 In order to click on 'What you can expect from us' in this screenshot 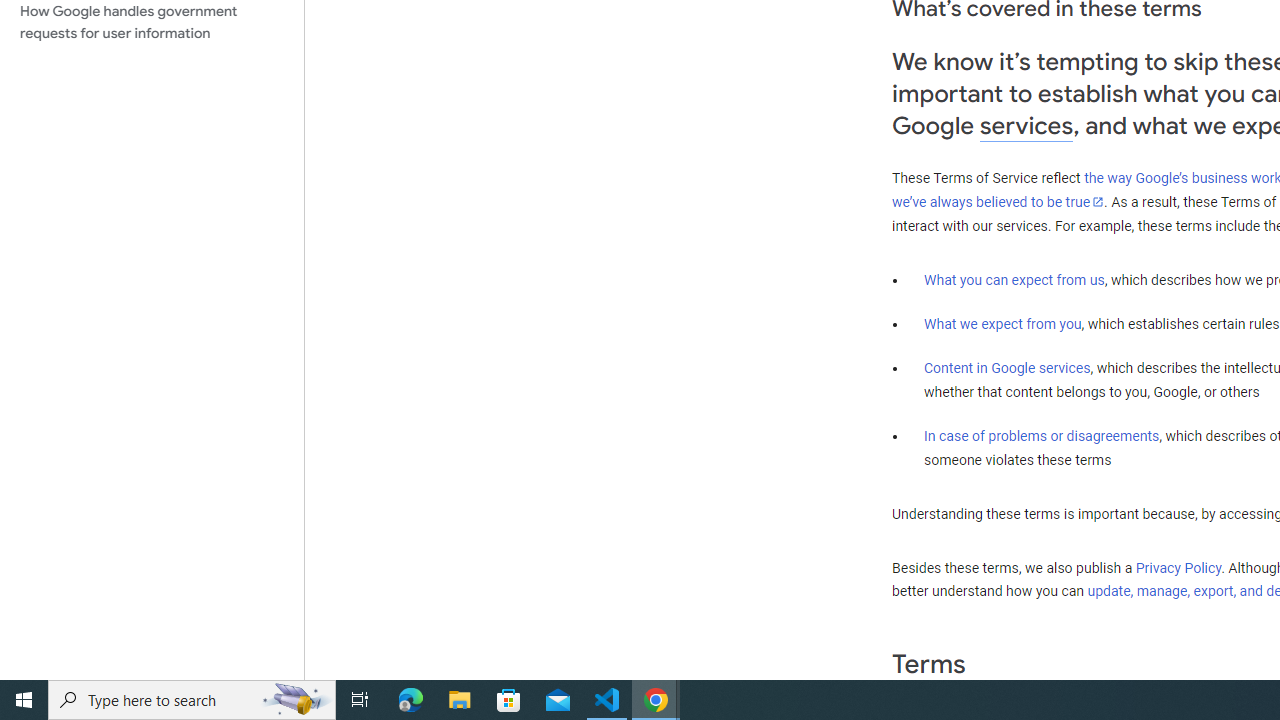, I will do `click(1014, 279)`.